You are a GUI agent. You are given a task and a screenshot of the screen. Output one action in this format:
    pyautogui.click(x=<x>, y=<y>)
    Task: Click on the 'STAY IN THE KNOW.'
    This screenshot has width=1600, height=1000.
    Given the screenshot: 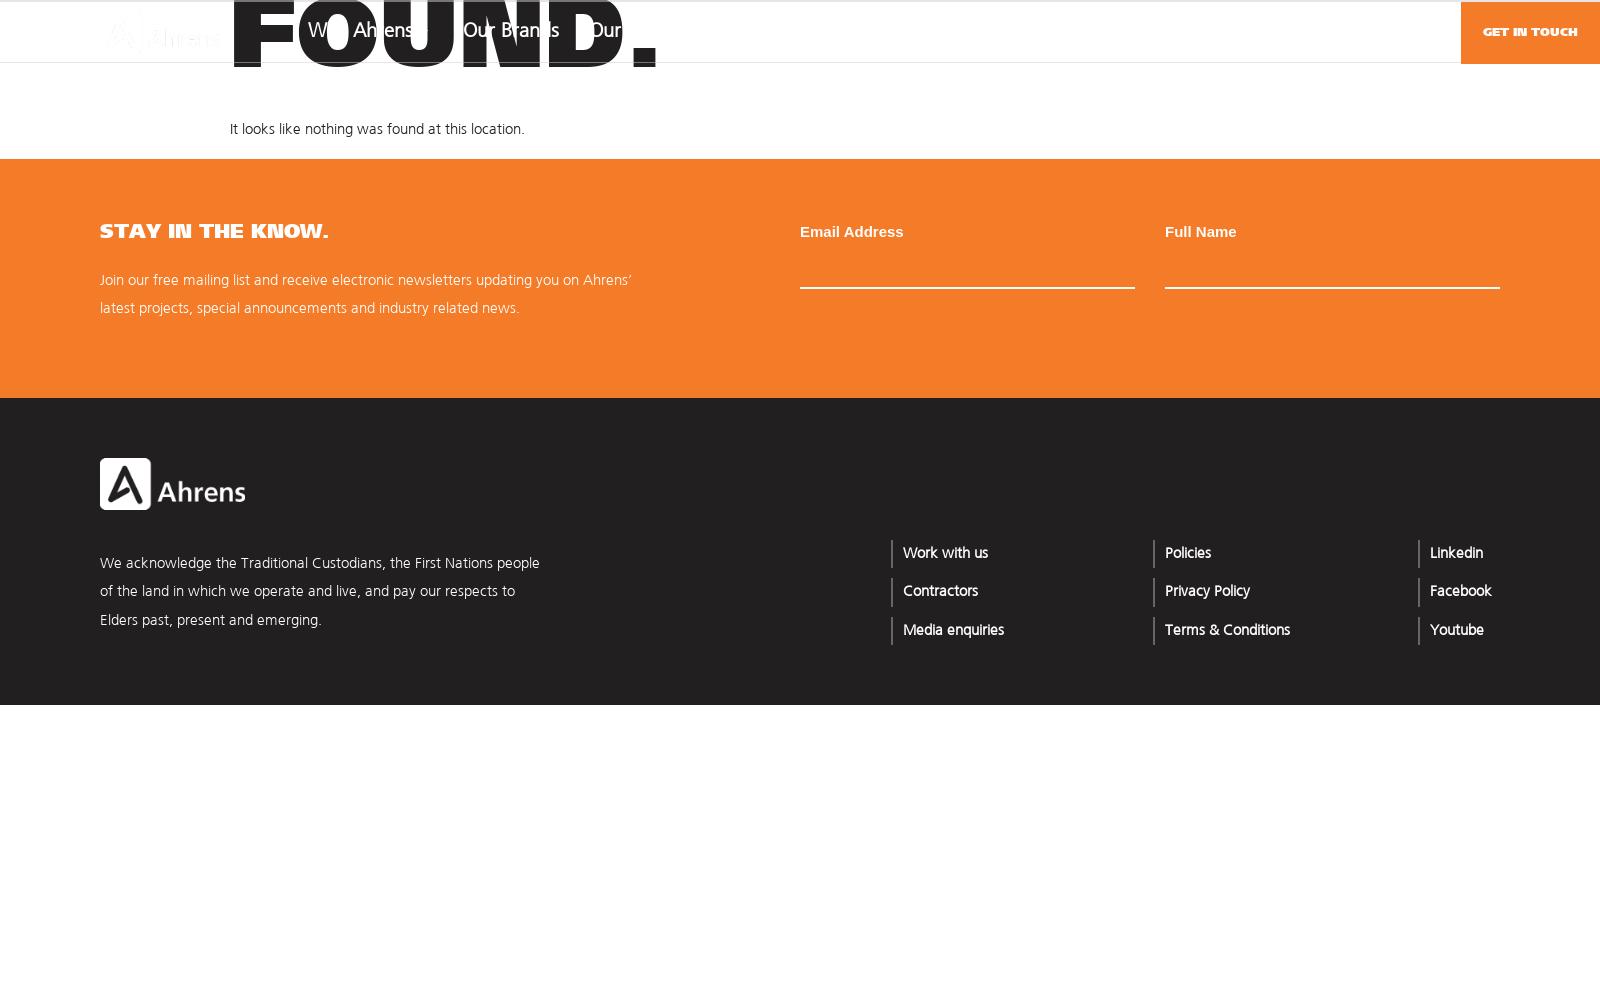 What is the action you would take?
    pyautogui.click(x=214, y=230)
    